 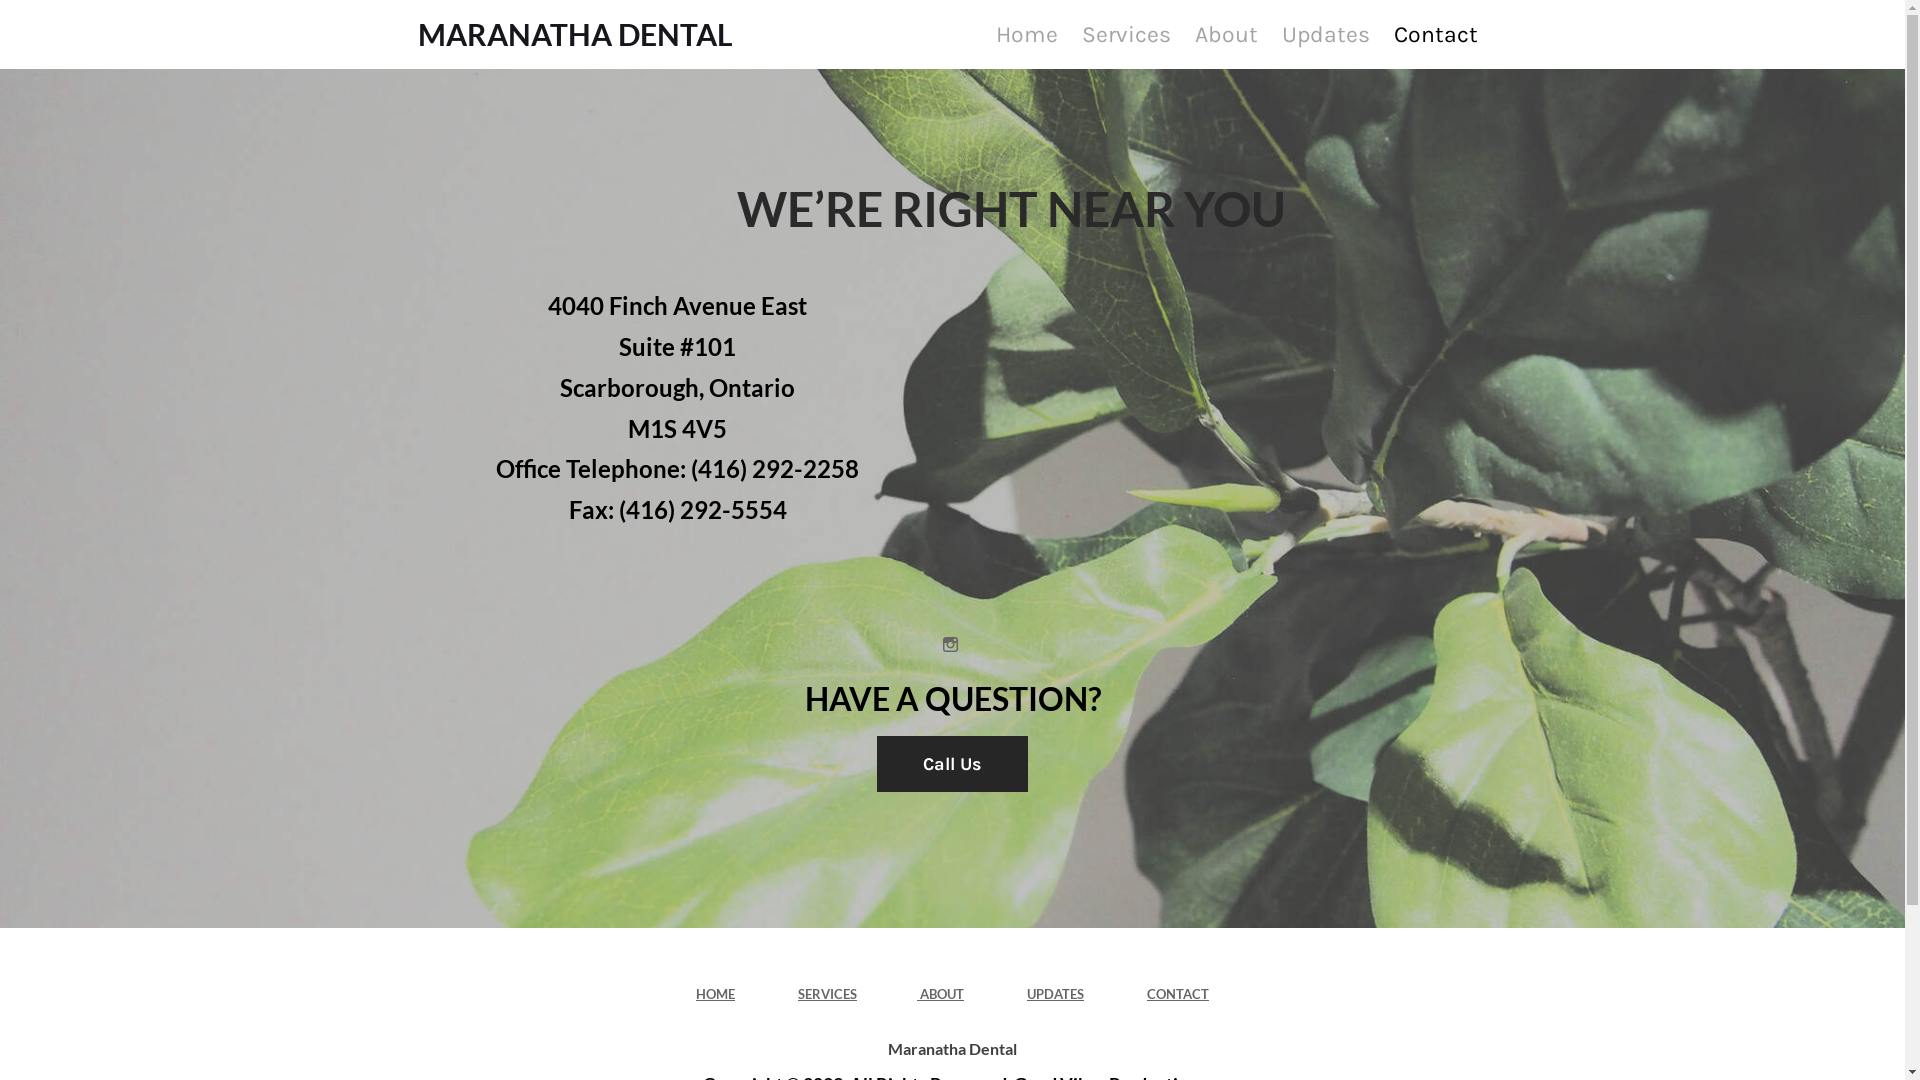 What do you see at coordinates (1026, 34) in the screenshot?
I see `'Home'` at bounding box center [1026, 34].